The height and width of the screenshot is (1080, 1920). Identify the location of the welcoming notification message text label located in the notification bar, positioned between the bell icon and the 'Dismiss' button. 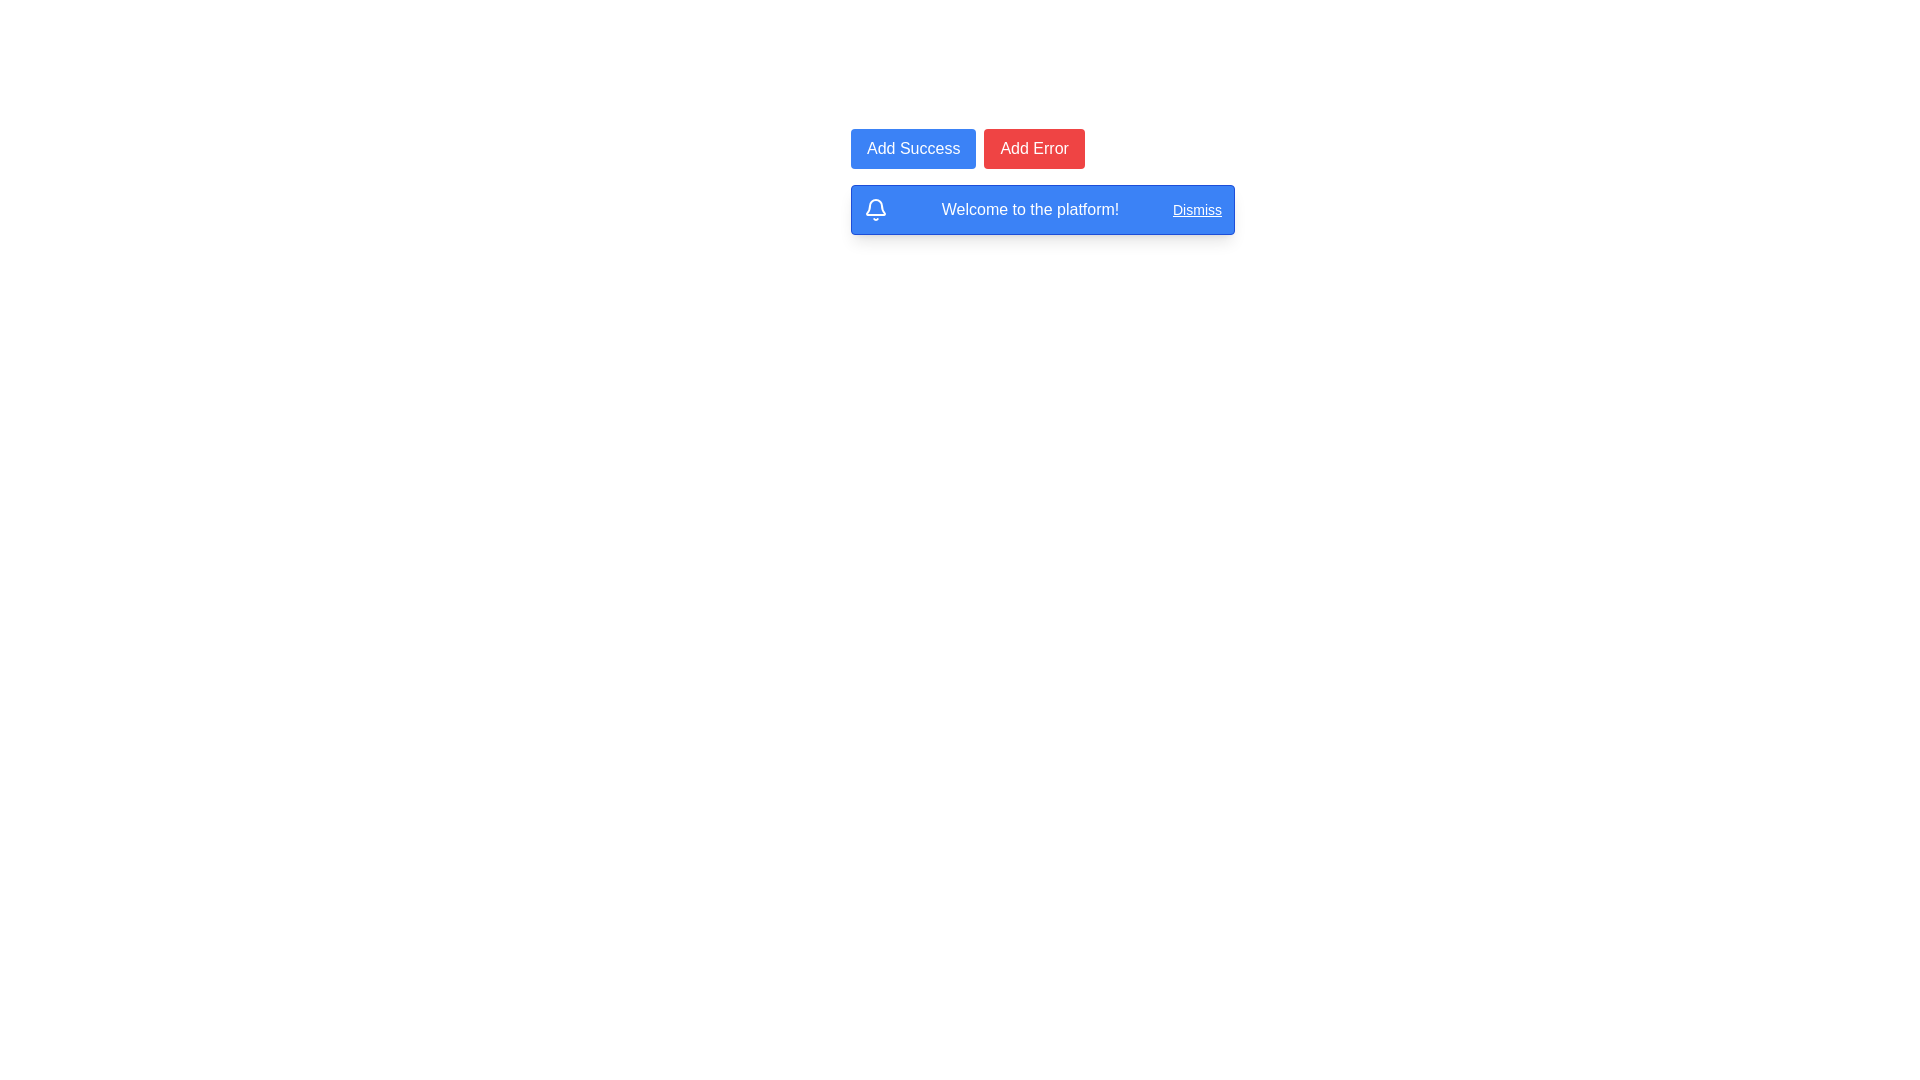
(1030, 209).